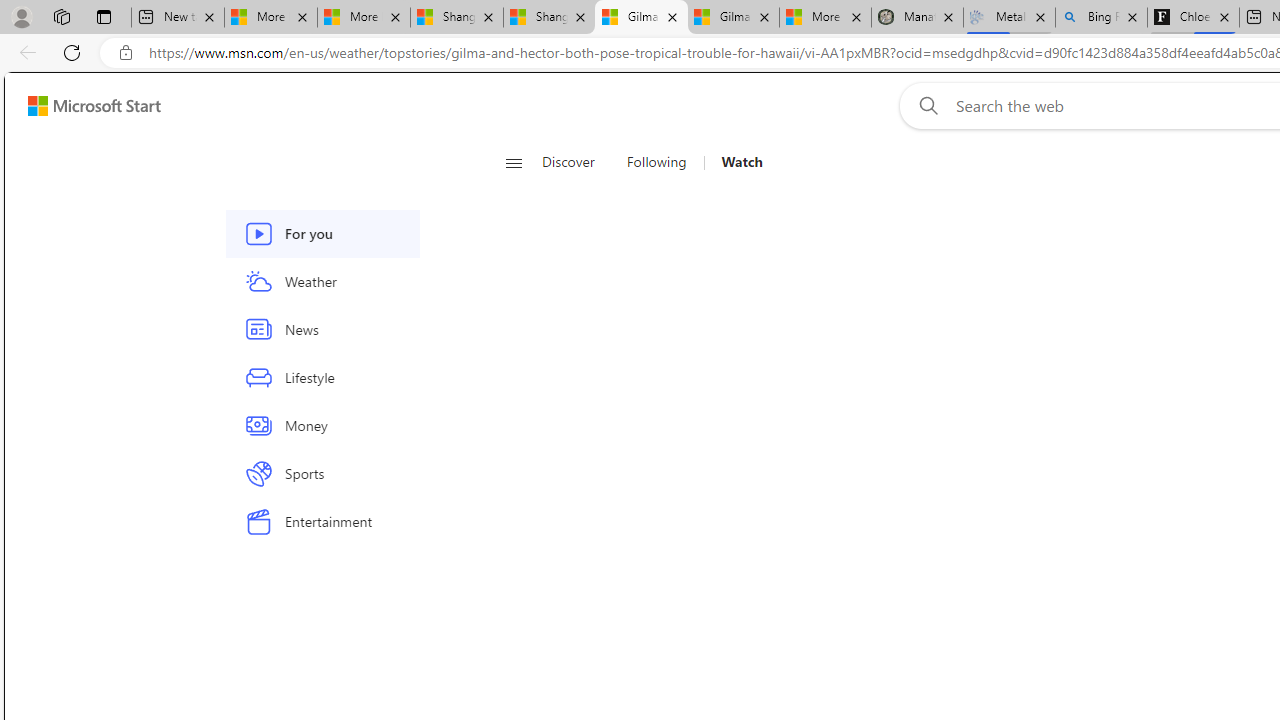 The height and width of the screenshot is (720, 1280). I want to click on 'Following', so click(656, 162).